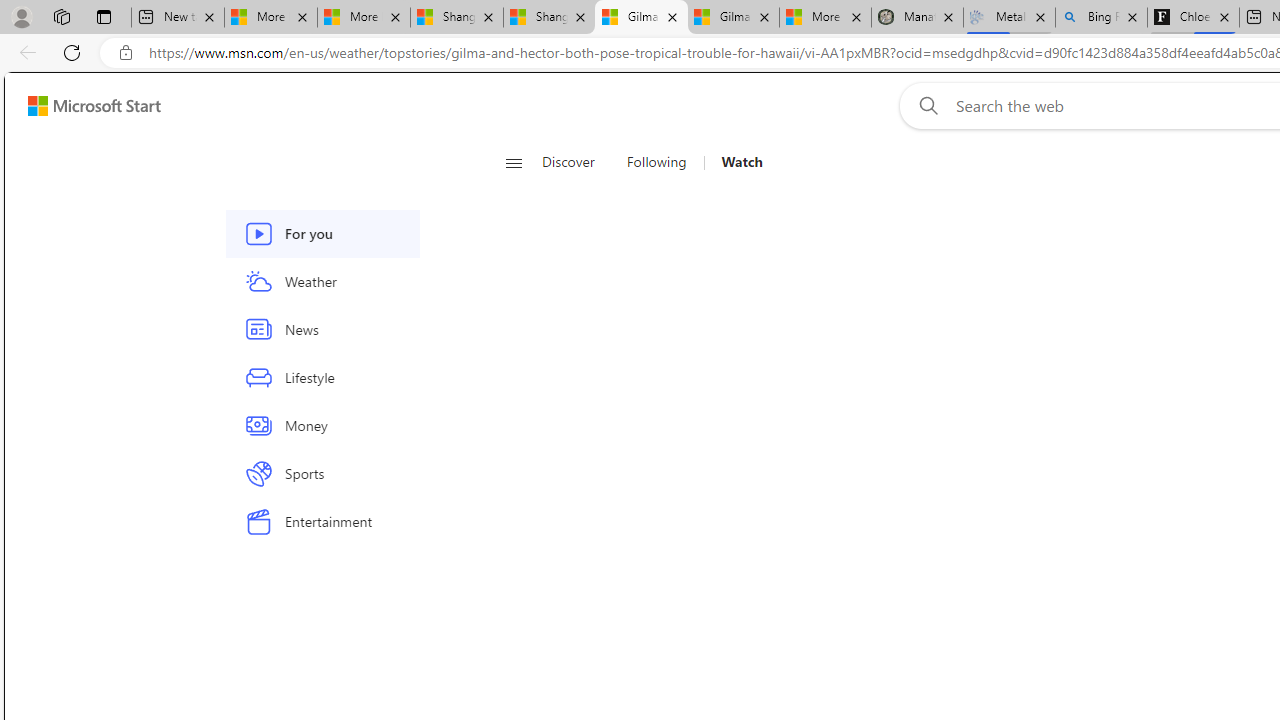 The height and width of the screenshot is (720, 1280). I want to click on 'Following', so click(656, 162).